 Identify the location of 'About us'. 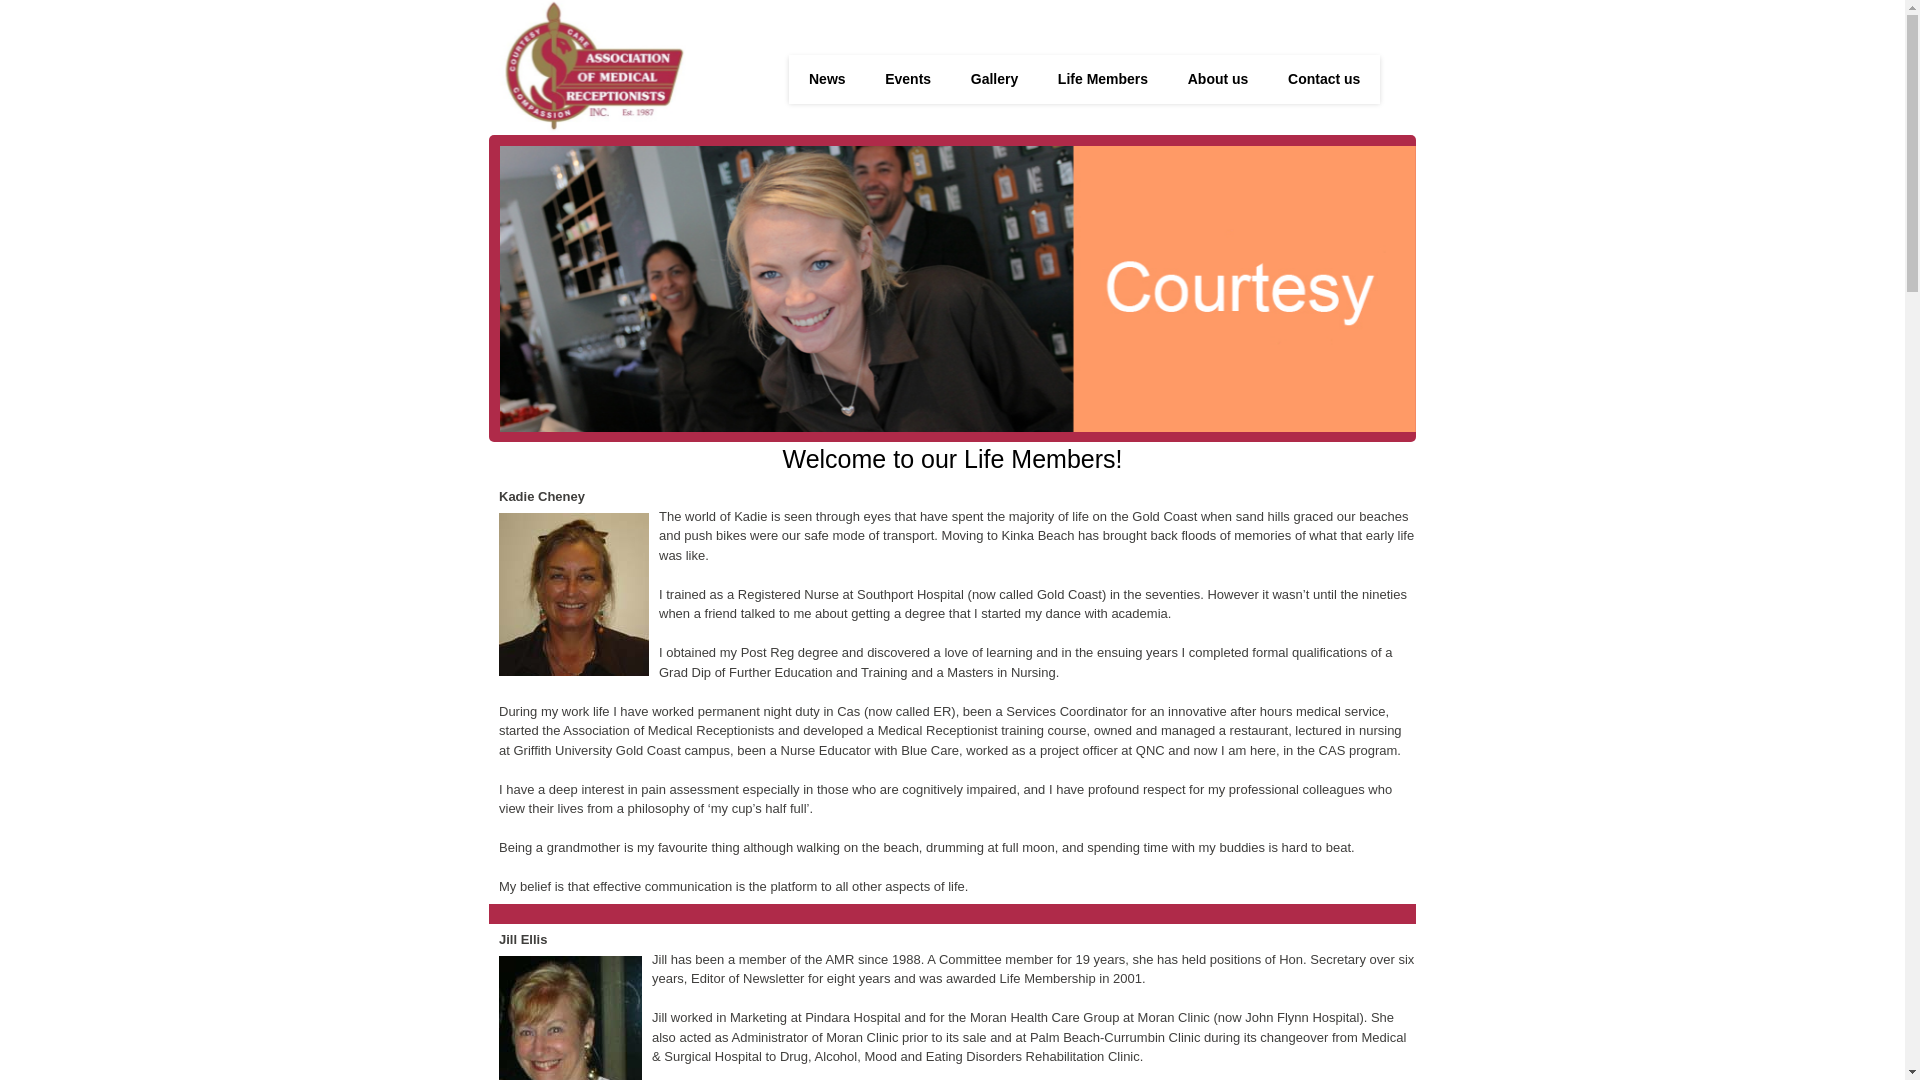
(1215, 78).